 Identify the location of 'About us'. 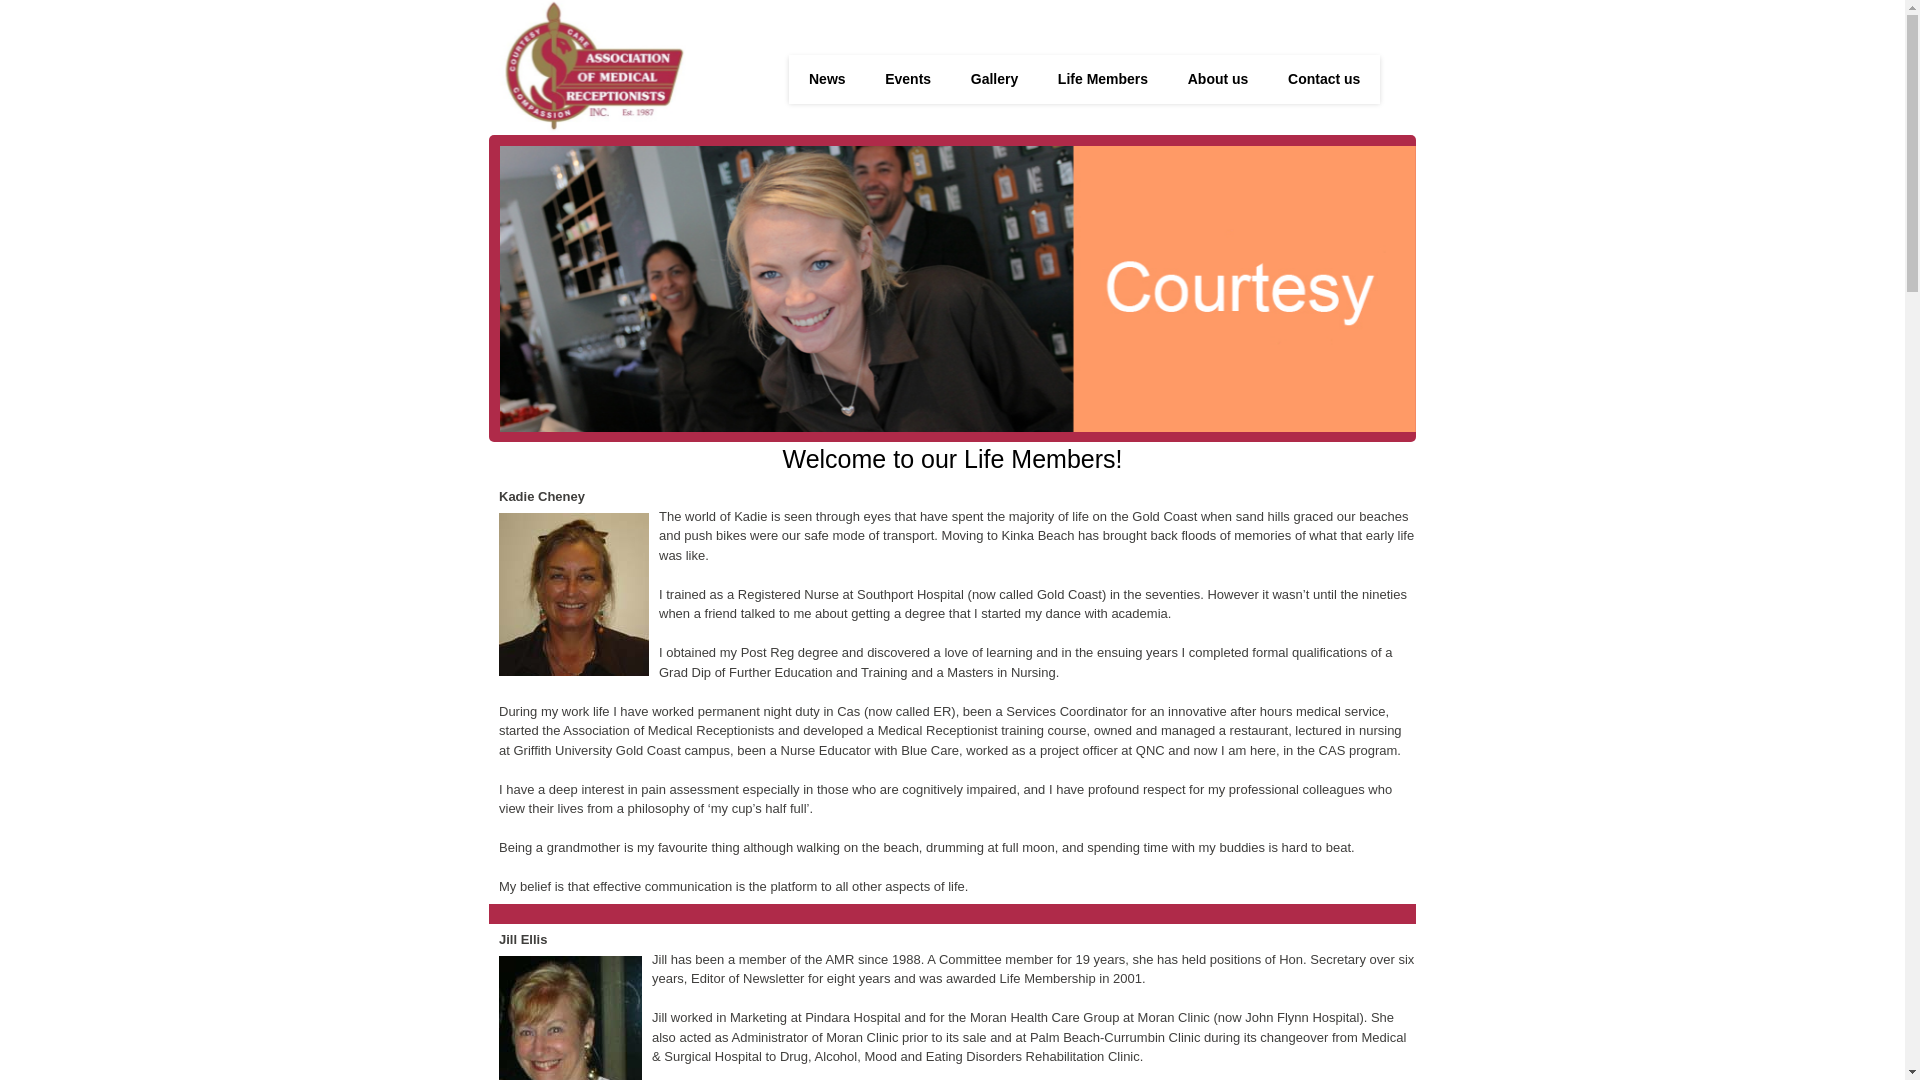
(1215, 78).